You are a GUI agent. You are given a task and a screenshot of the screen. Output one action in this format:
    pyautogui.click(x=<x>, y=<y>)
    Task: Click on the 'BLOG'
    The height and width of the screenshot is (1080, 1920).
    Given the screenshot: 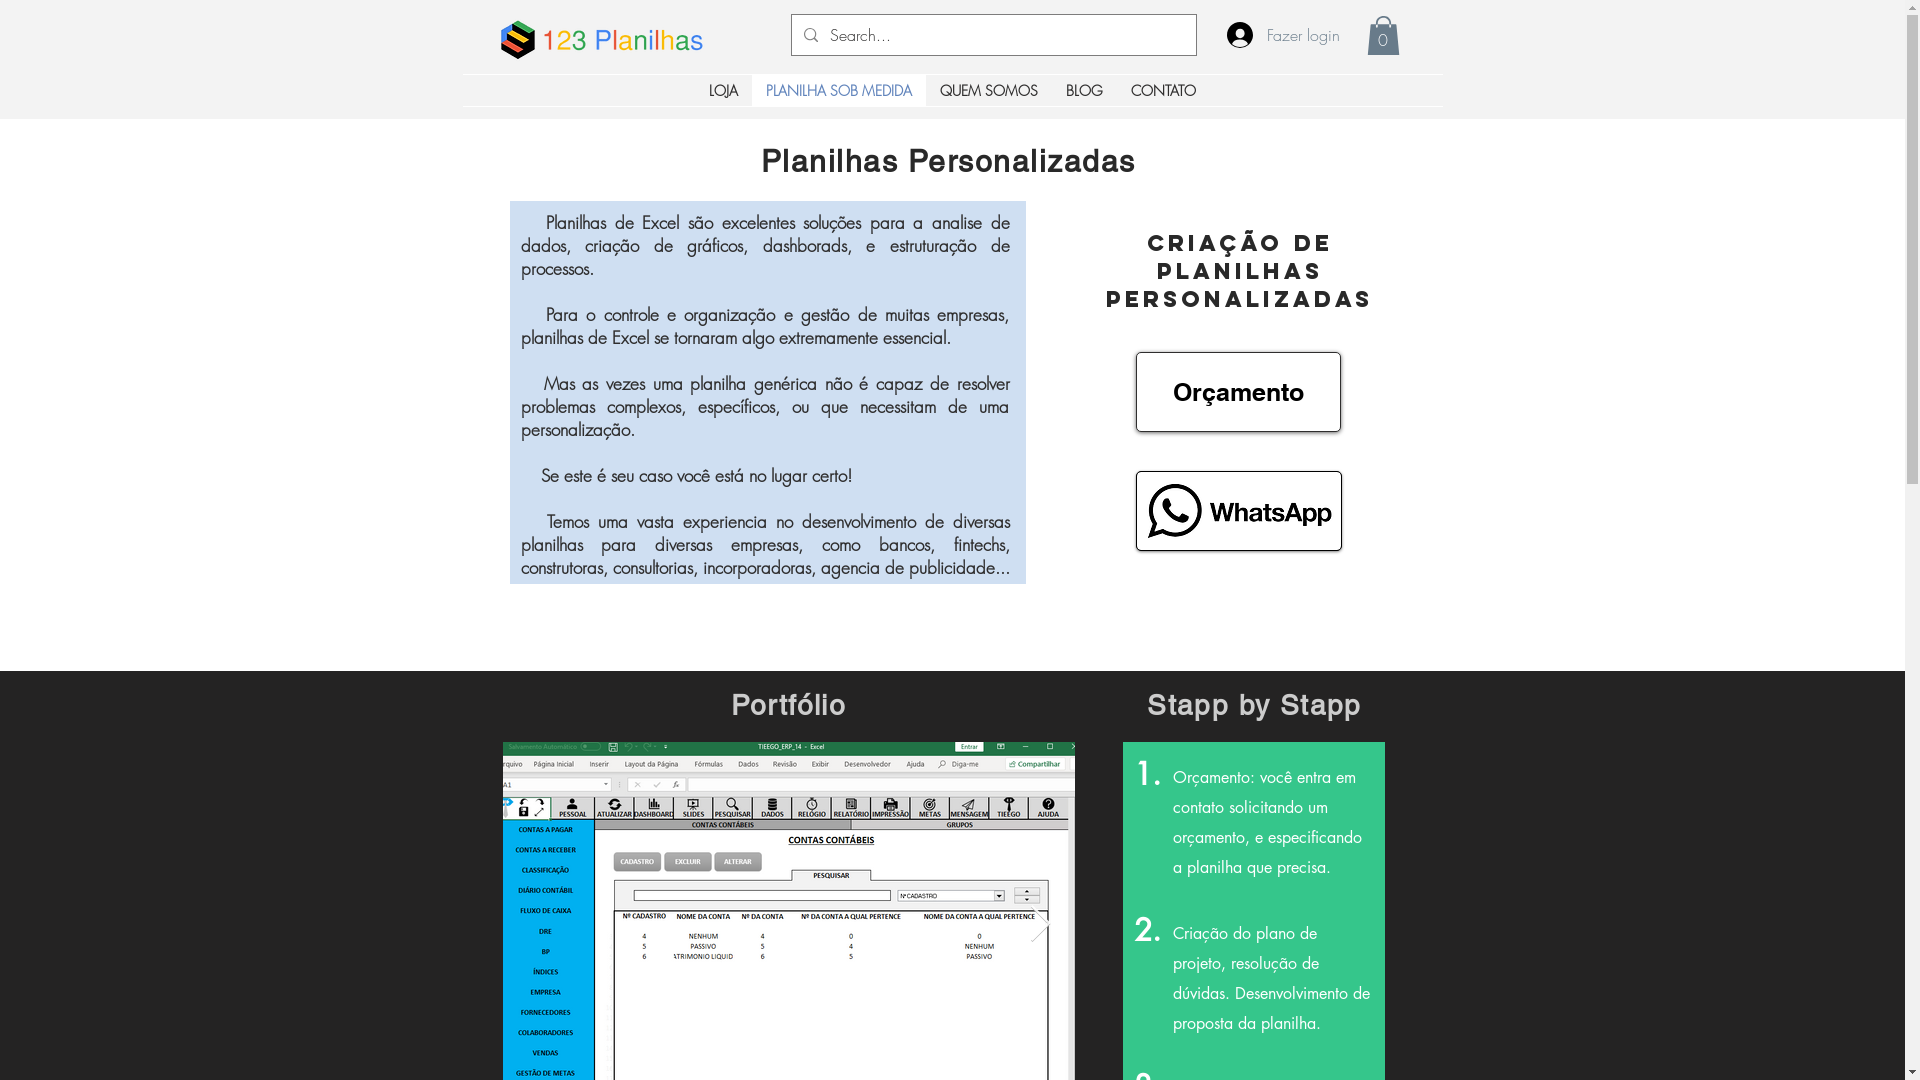 What is the action you would take?
    pyautogui.click(x=1083, y=90)
    